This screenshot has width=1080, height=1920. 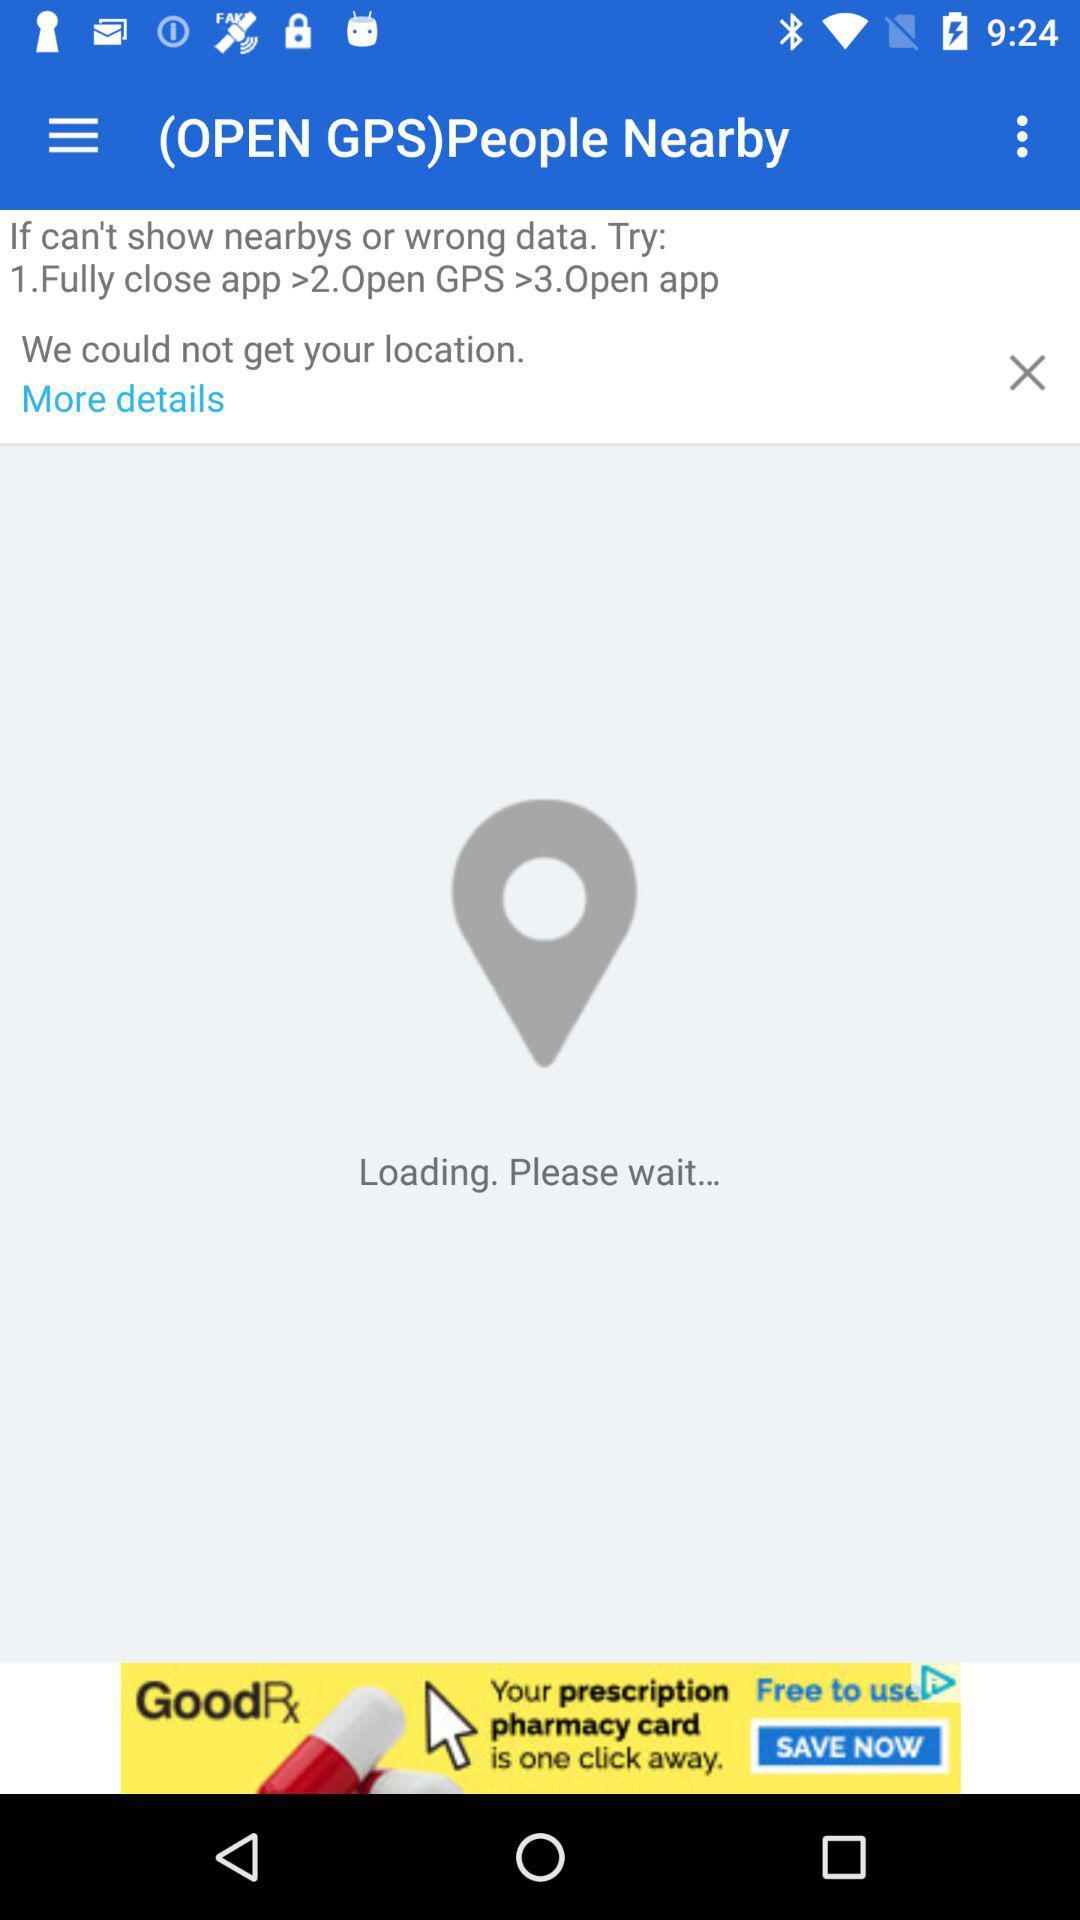 What do you see at coordinates (1027, 372) in the screenshot?
I see `screen` at bounding box center [1027, 372].